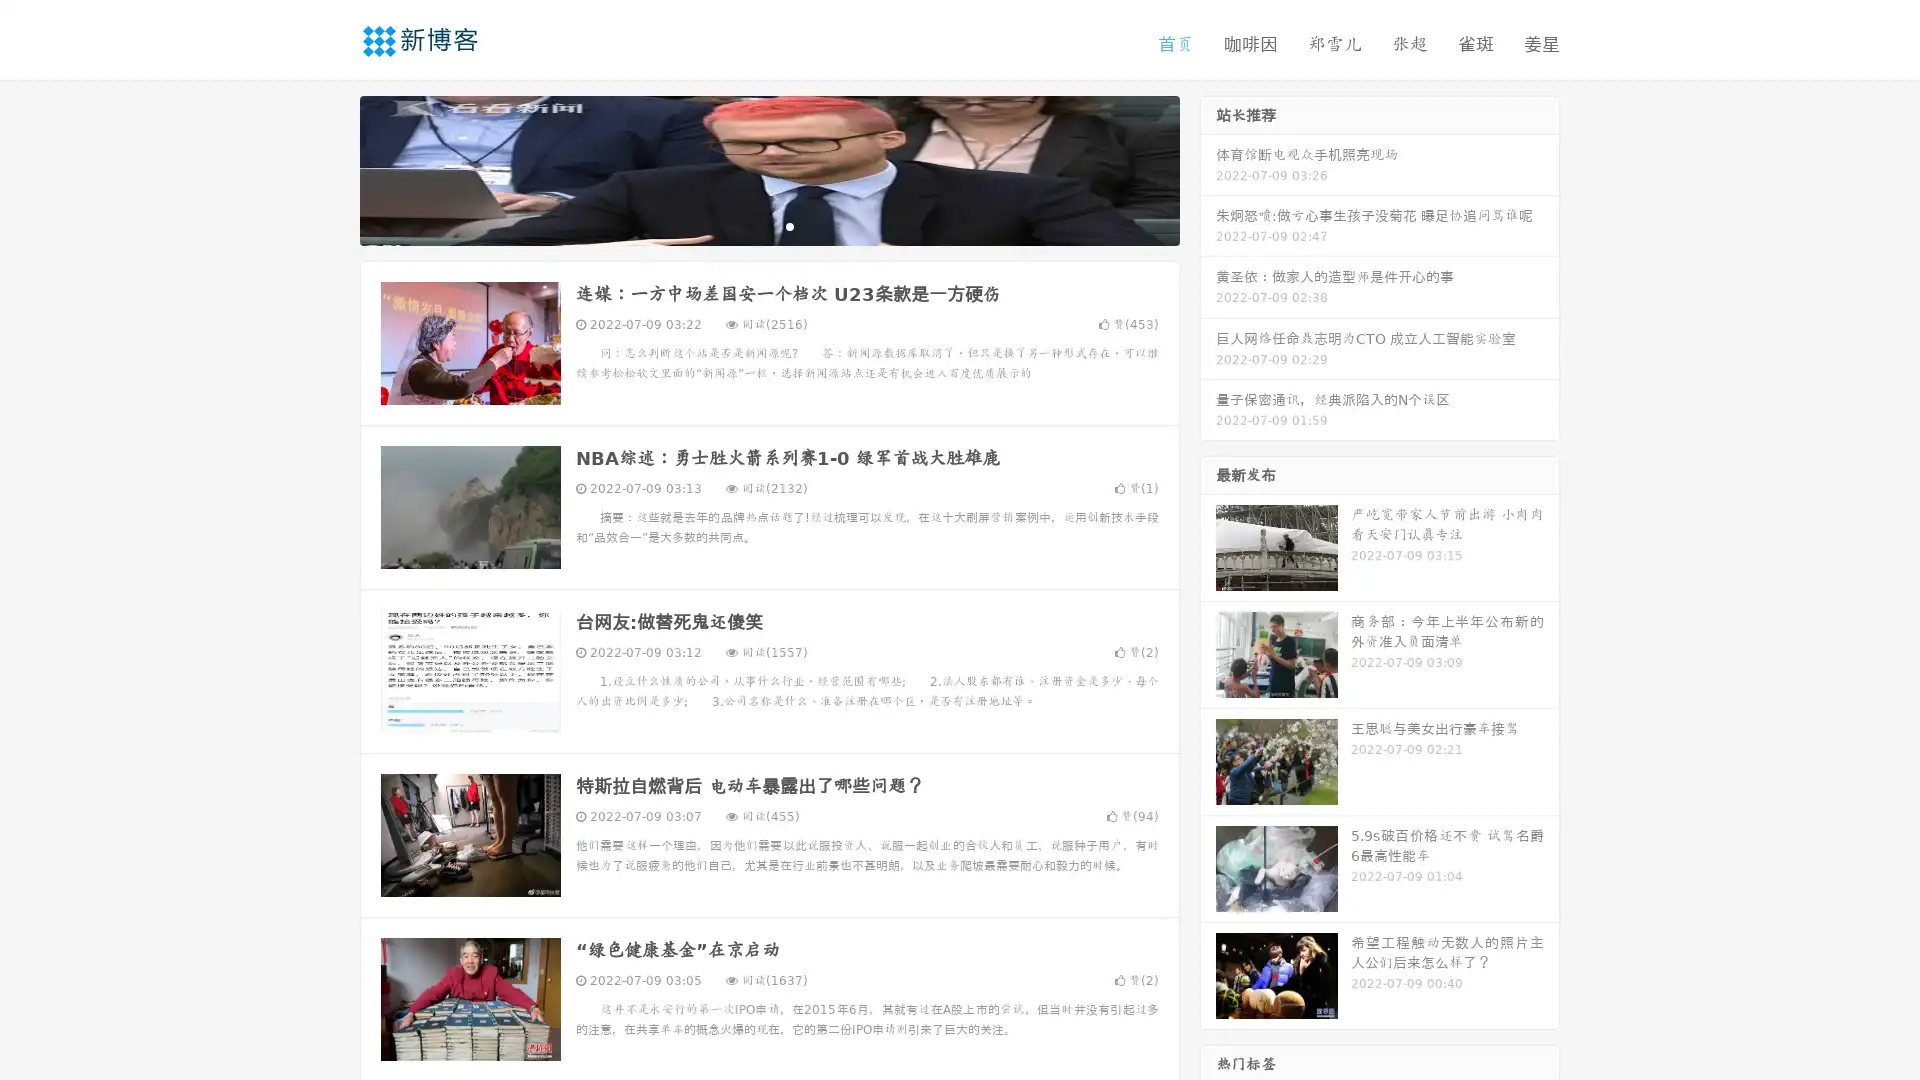 This screenshot has width=1920, height=1080. Describe the element at coordinates (789, 225) in the screenshot. I see `Go to slide 3` at that location.